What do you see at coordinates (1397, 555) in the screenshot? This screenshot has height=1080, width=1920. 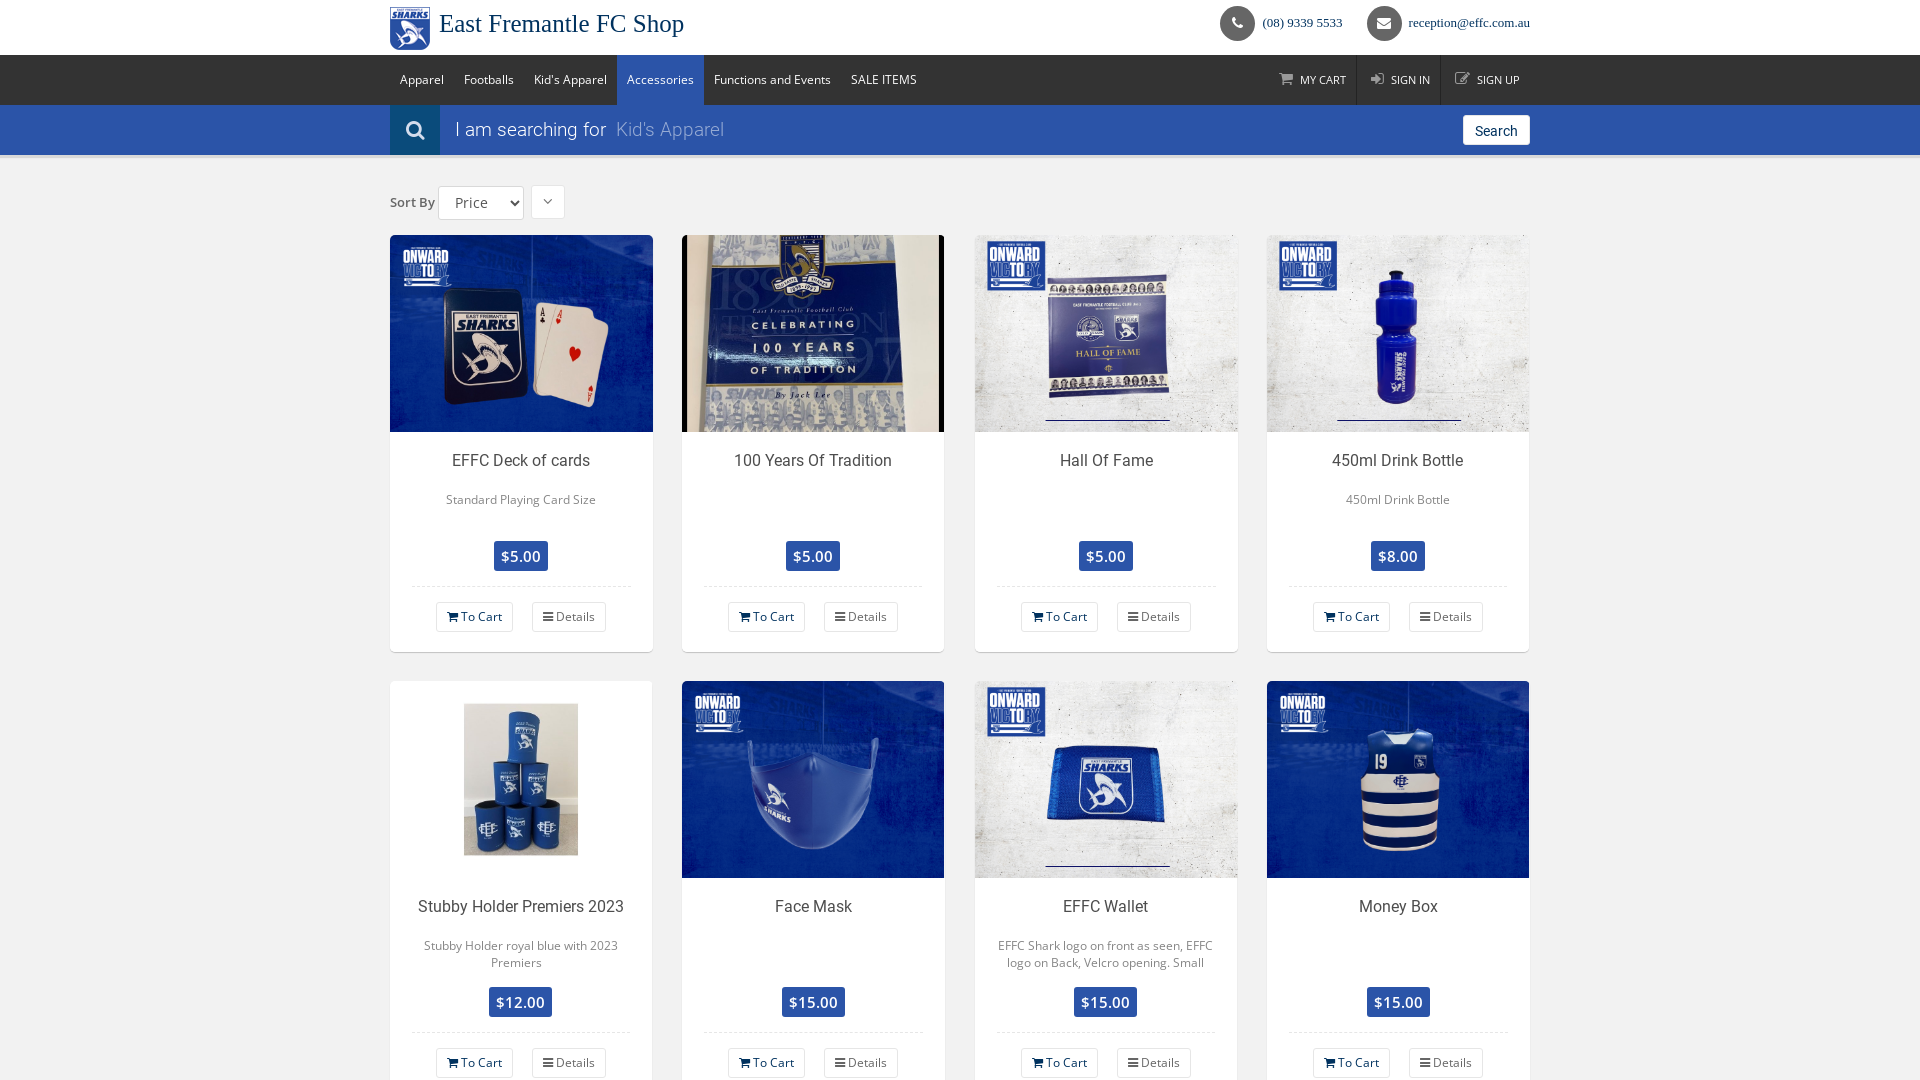 I see `'$8.00'` at bounding box center [1397, 555].